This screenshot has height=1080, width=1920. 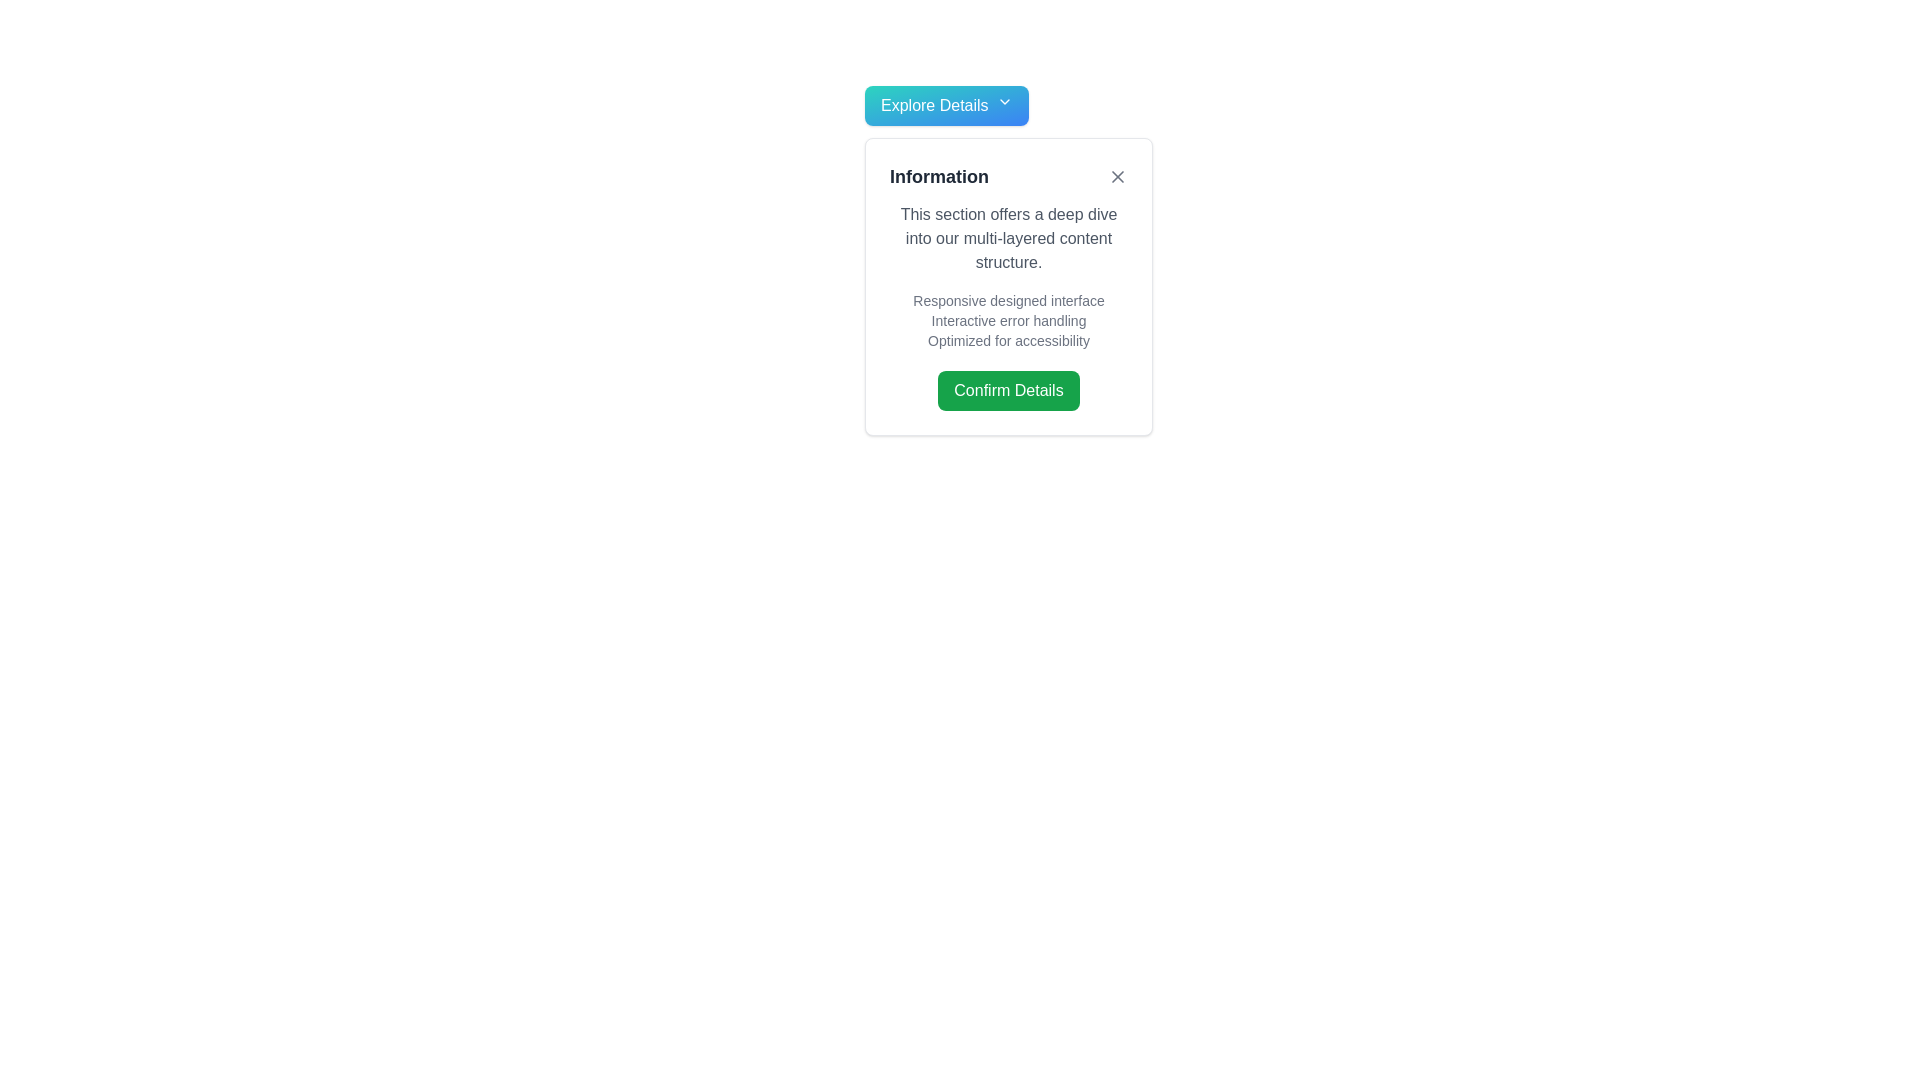 What do you see at coordinates (1008, 105) in the screenshot?
I see `the 'Explore Details' dropdown trigger button with a teal to blue gradient background` at bounding box center [1008, 105].